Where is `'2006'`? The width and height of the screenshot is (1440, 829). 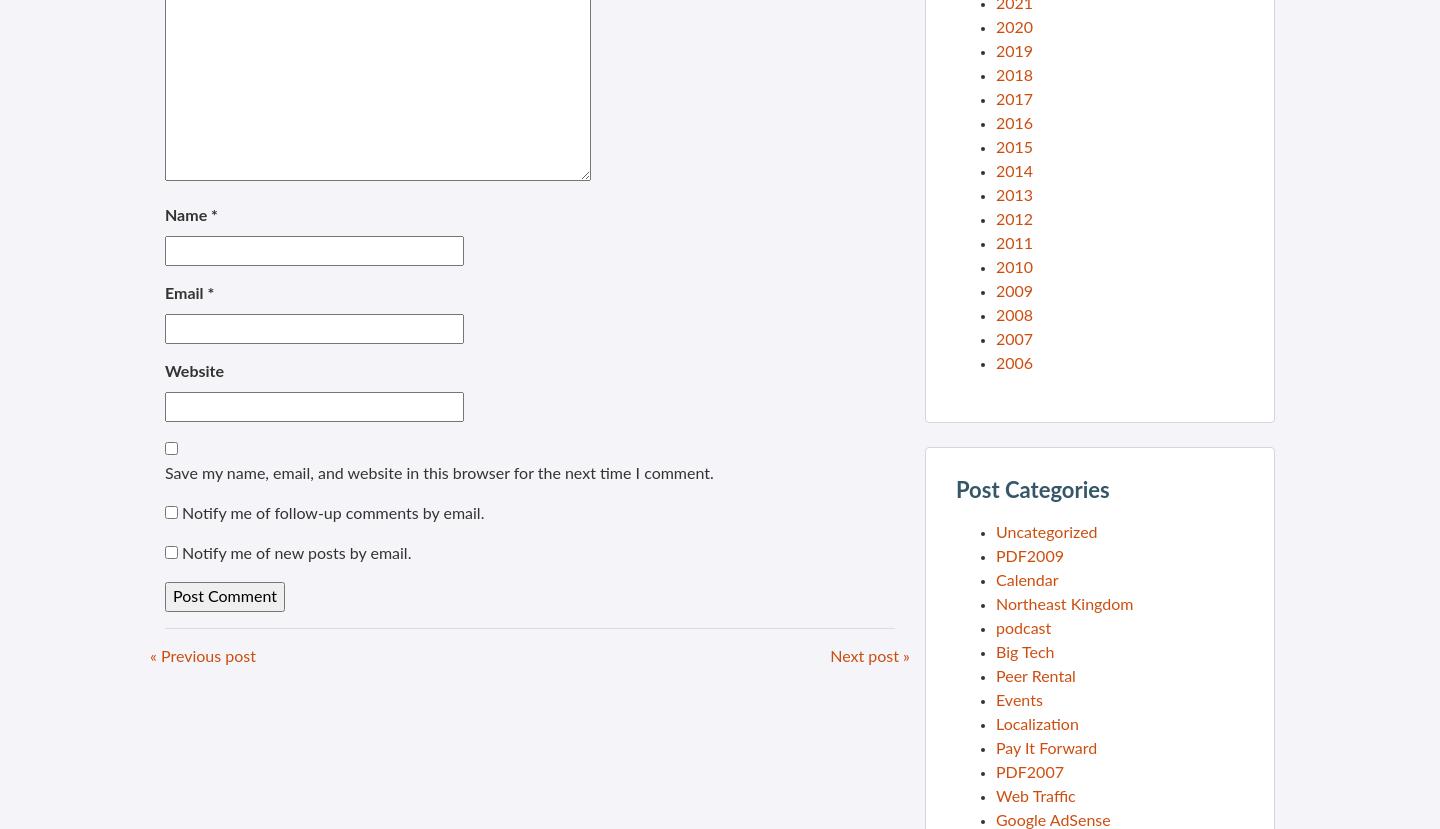 '2006' is located at coordinates (1013, 363).